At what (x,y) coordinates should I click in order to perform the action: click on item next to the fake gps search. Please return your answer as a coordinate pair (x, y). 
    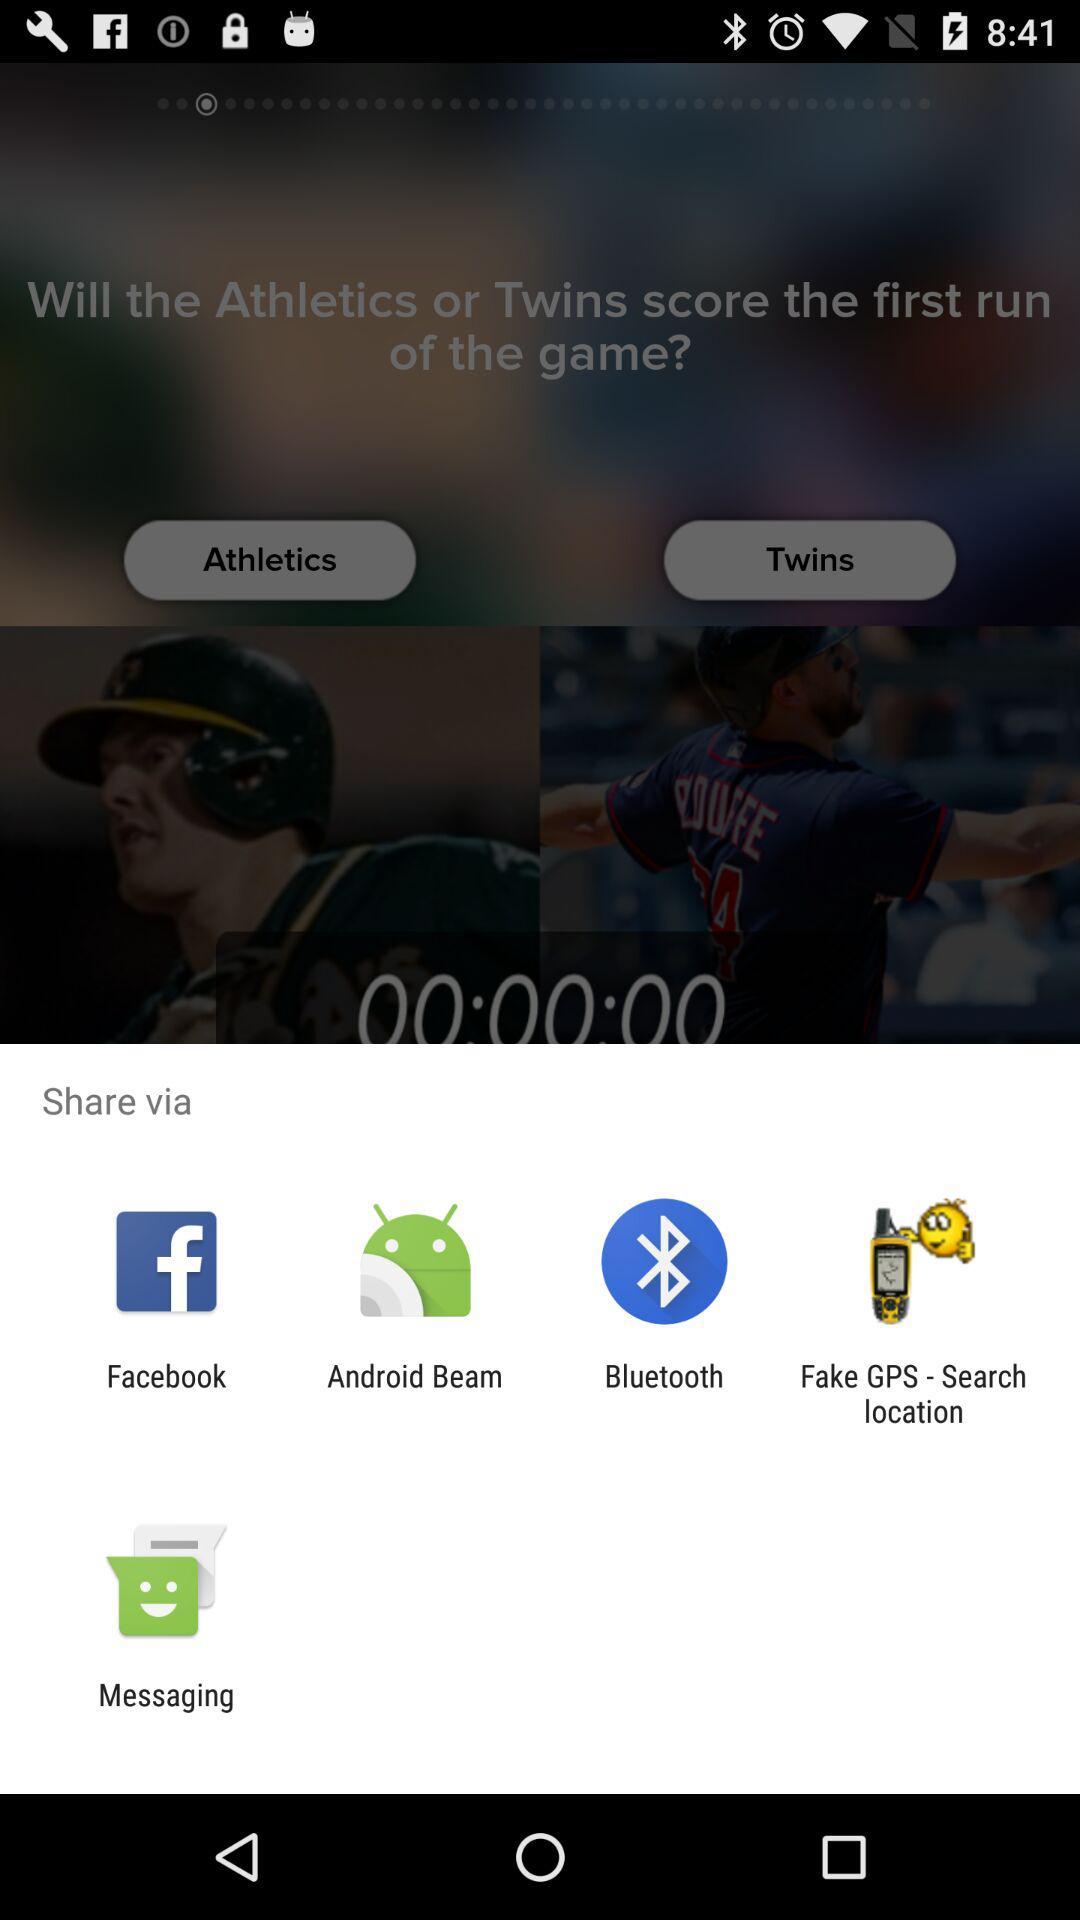
    Looking at the image, I should click on (664, 1392).